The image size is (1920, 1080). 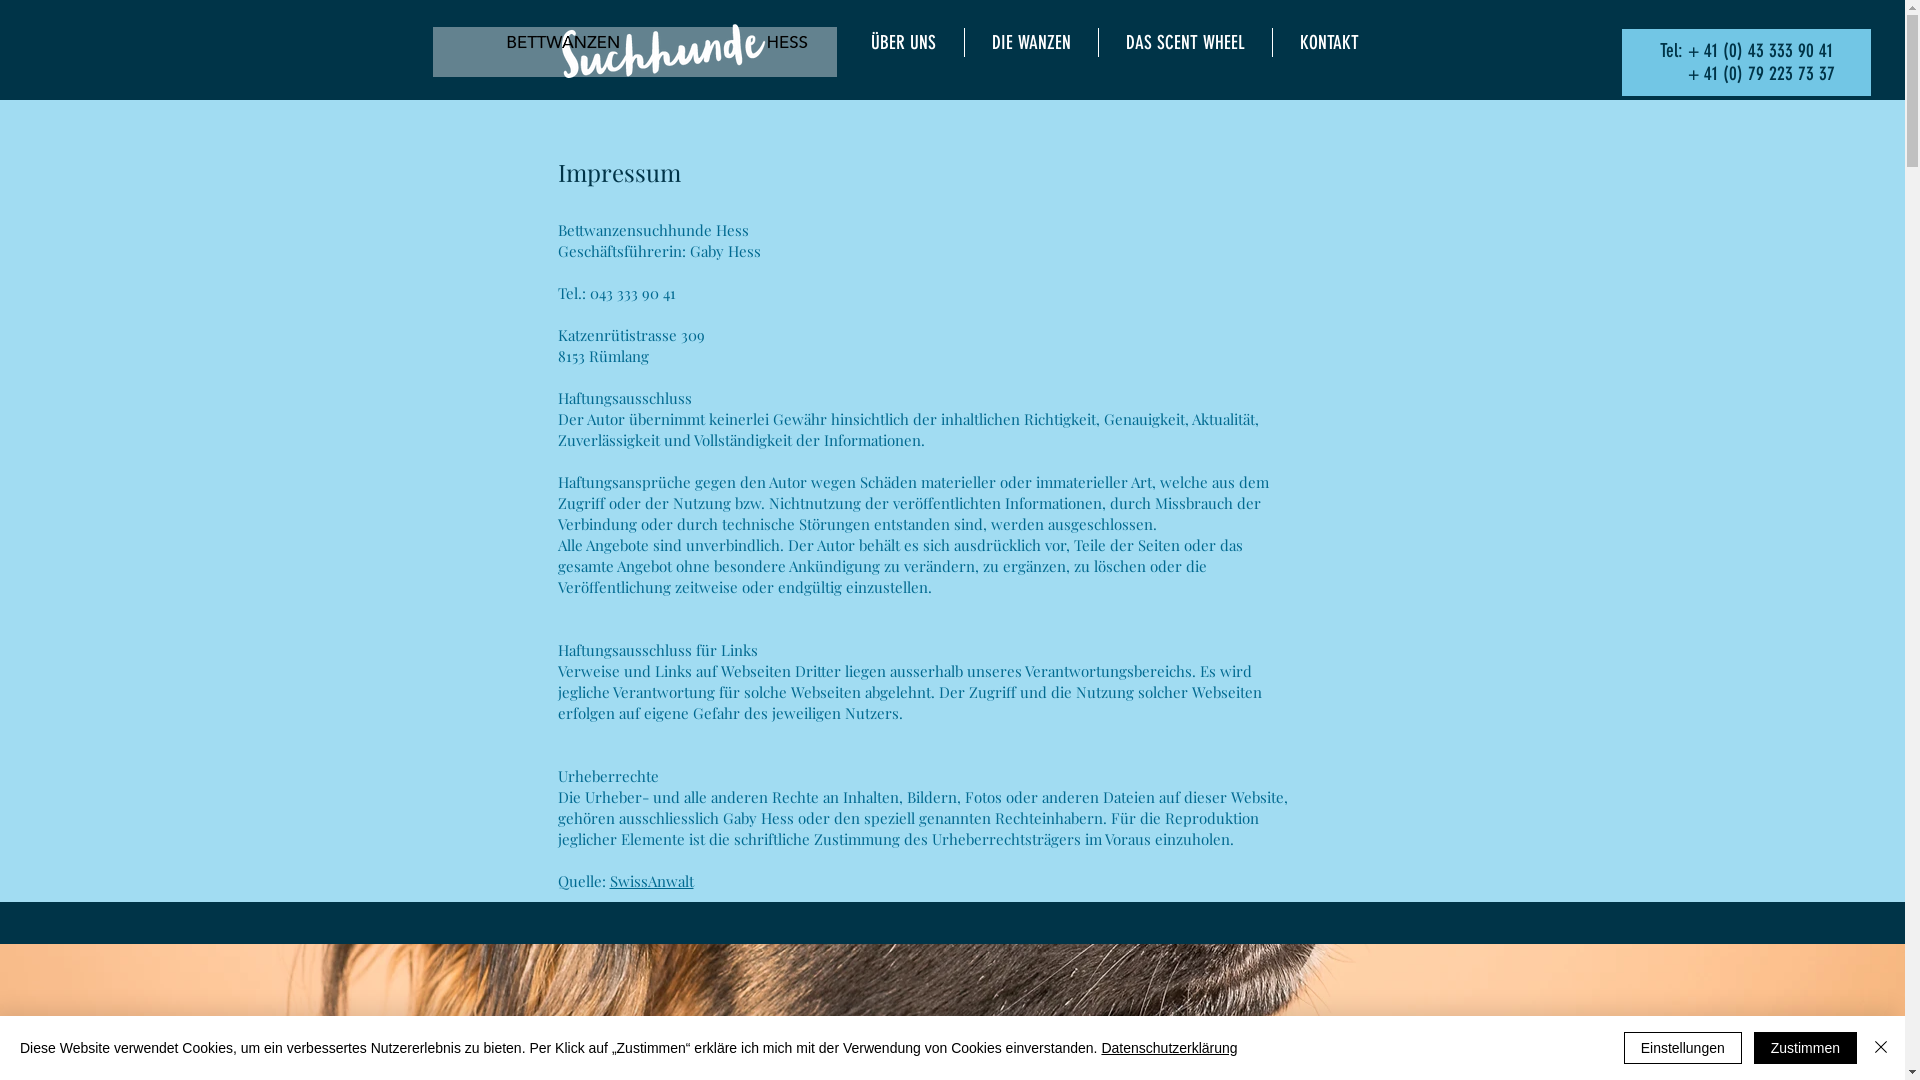 What do you see at coordinates (1030, 42) in the screenshot?
I see `'DIE WANZEN'` at bounding box center [1030, 42].